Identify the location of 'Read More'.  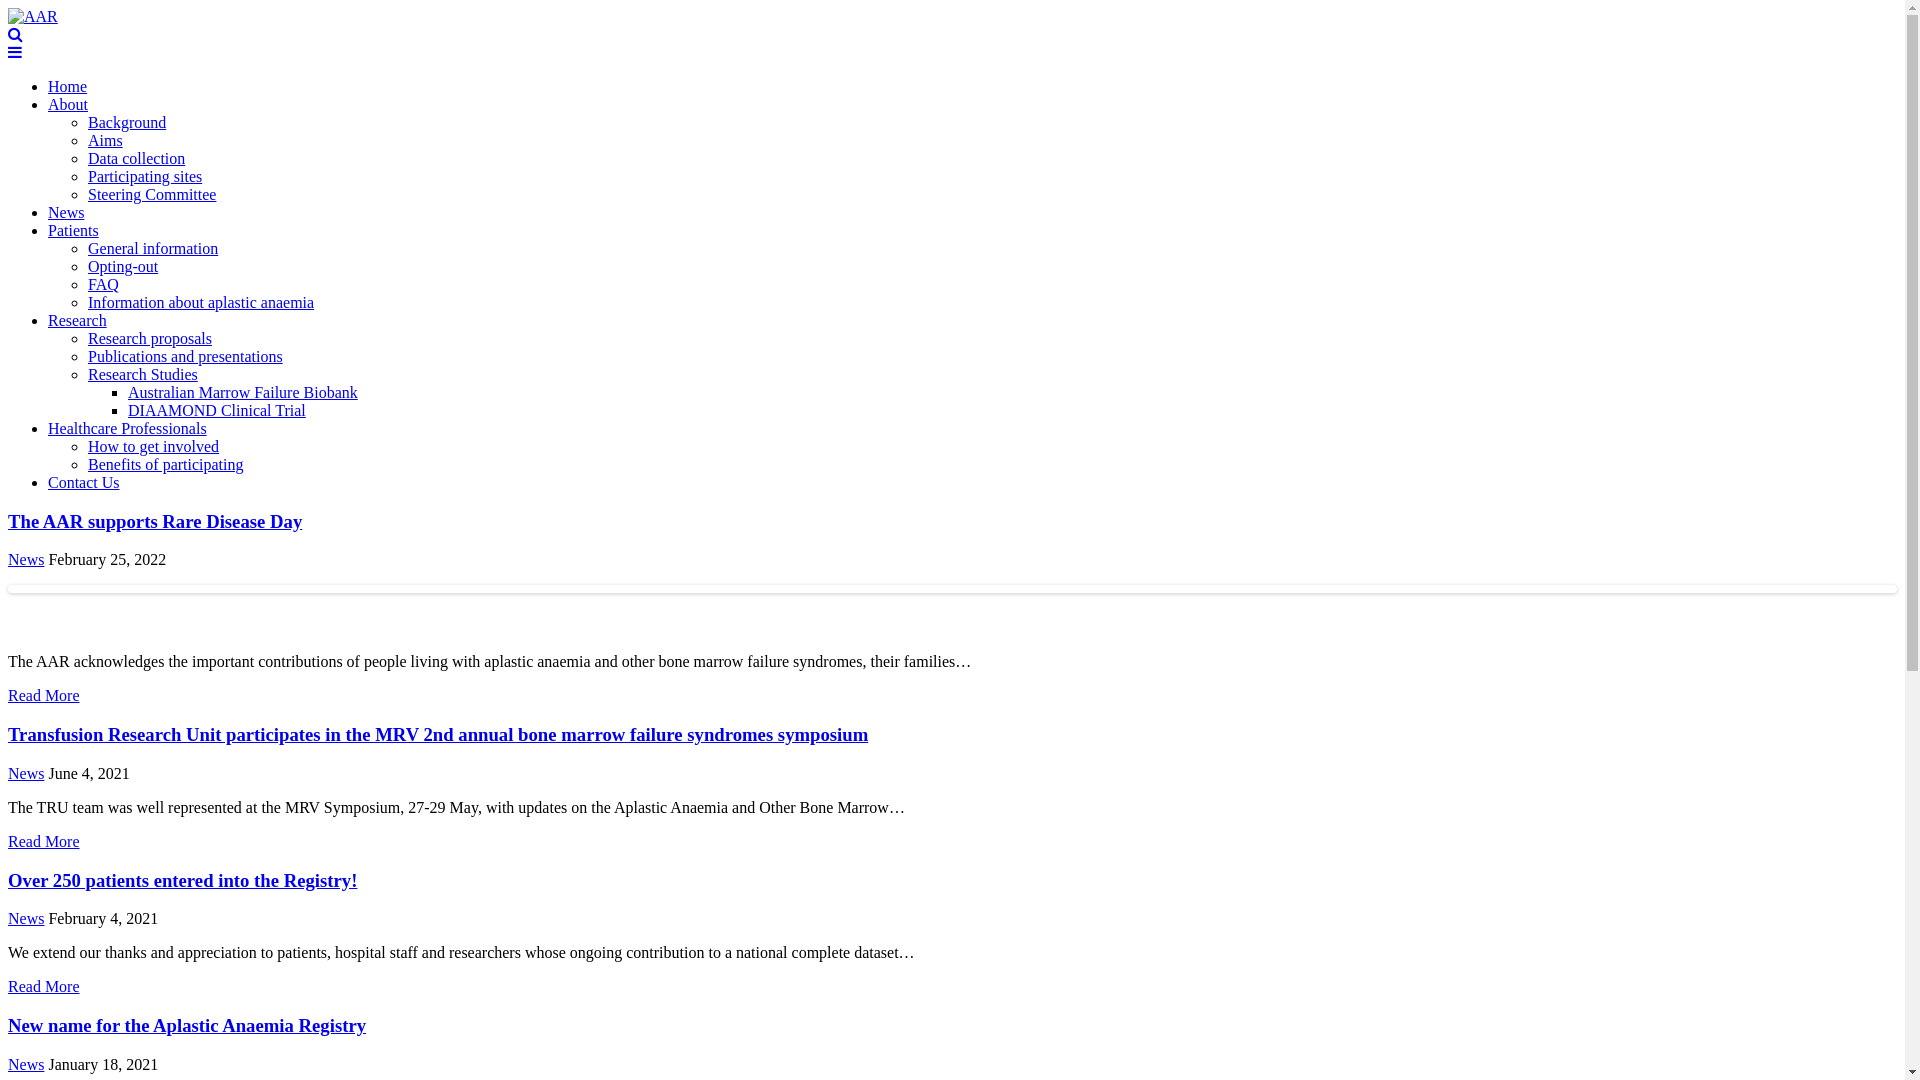
(43, 985).